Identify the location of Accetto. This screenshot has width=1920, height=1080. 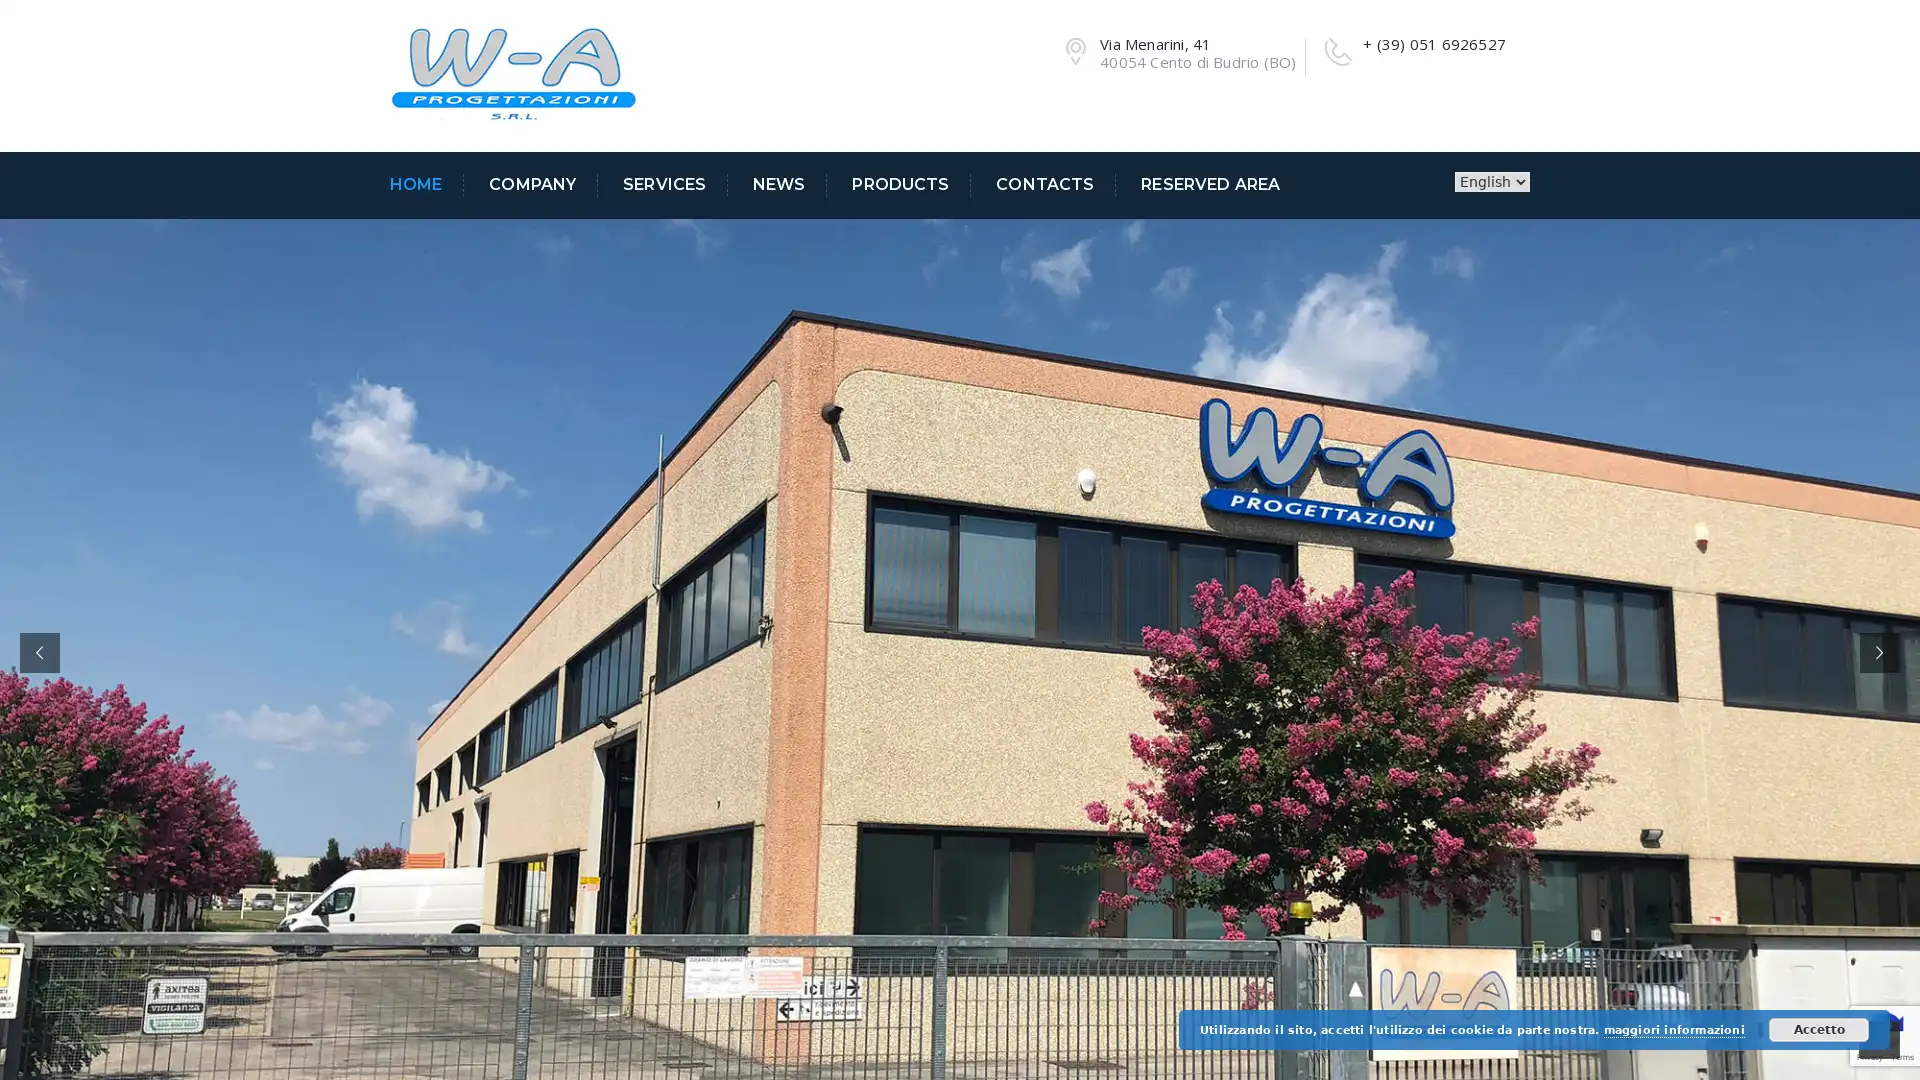
(1819, 1029).